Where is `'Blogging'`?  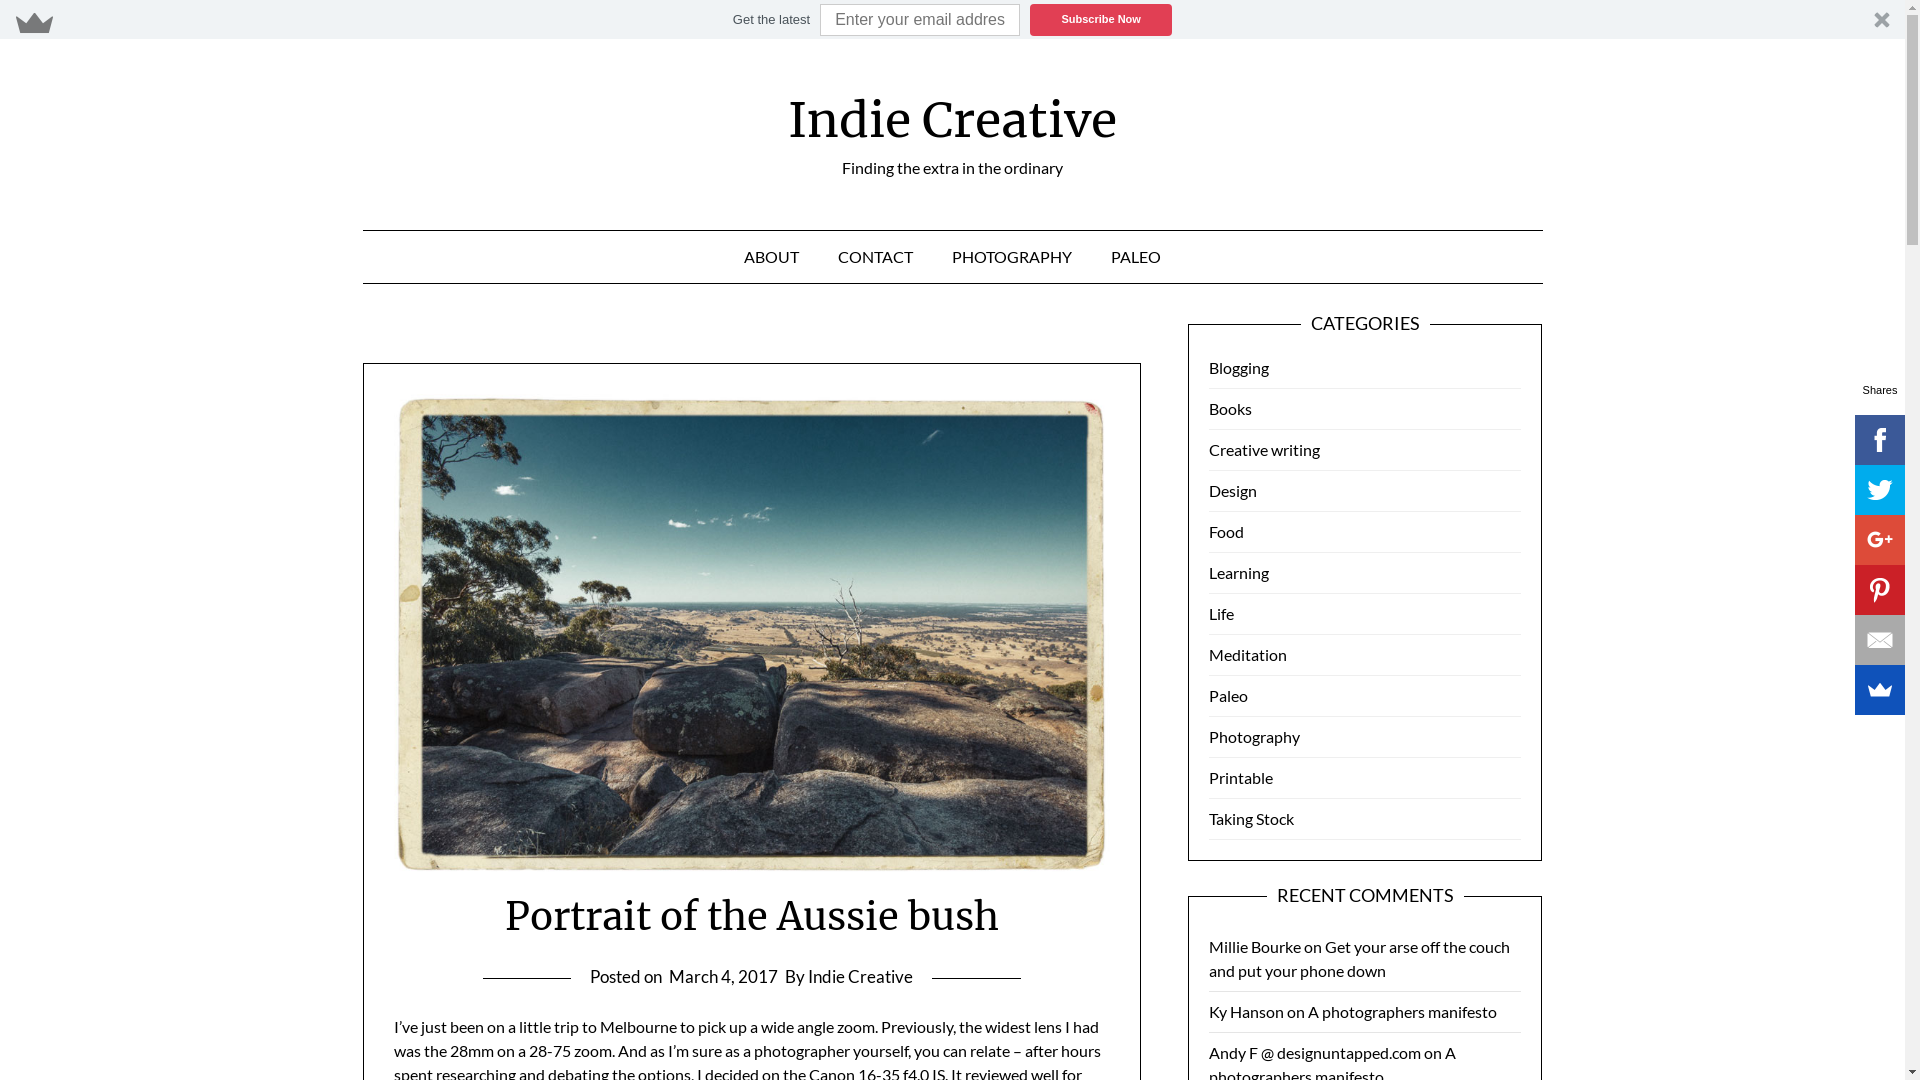
'Blogging' is located at coordinates (1237, 367).